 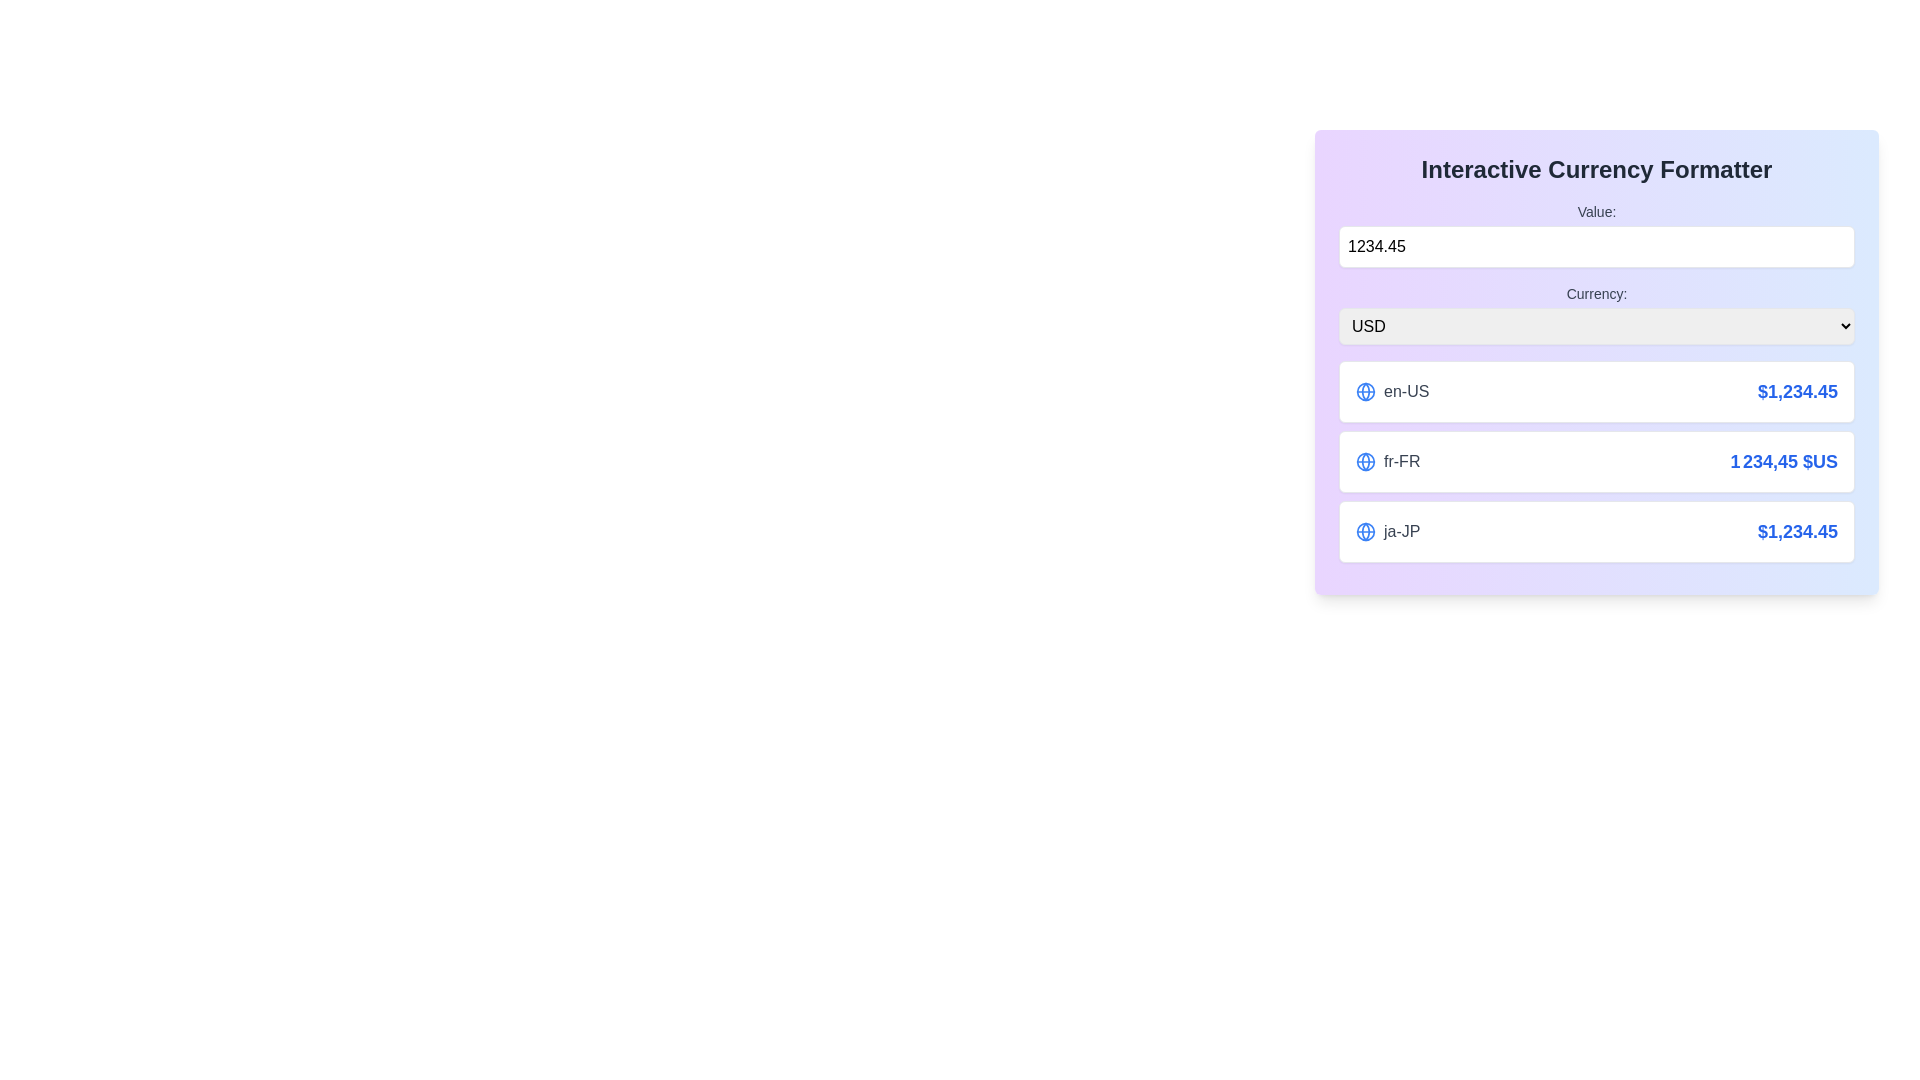 I want to click on the Text Label located at the top of the interface, which serves as a descriptive label for the numerical input field below it, so click(x=1596, y=212).